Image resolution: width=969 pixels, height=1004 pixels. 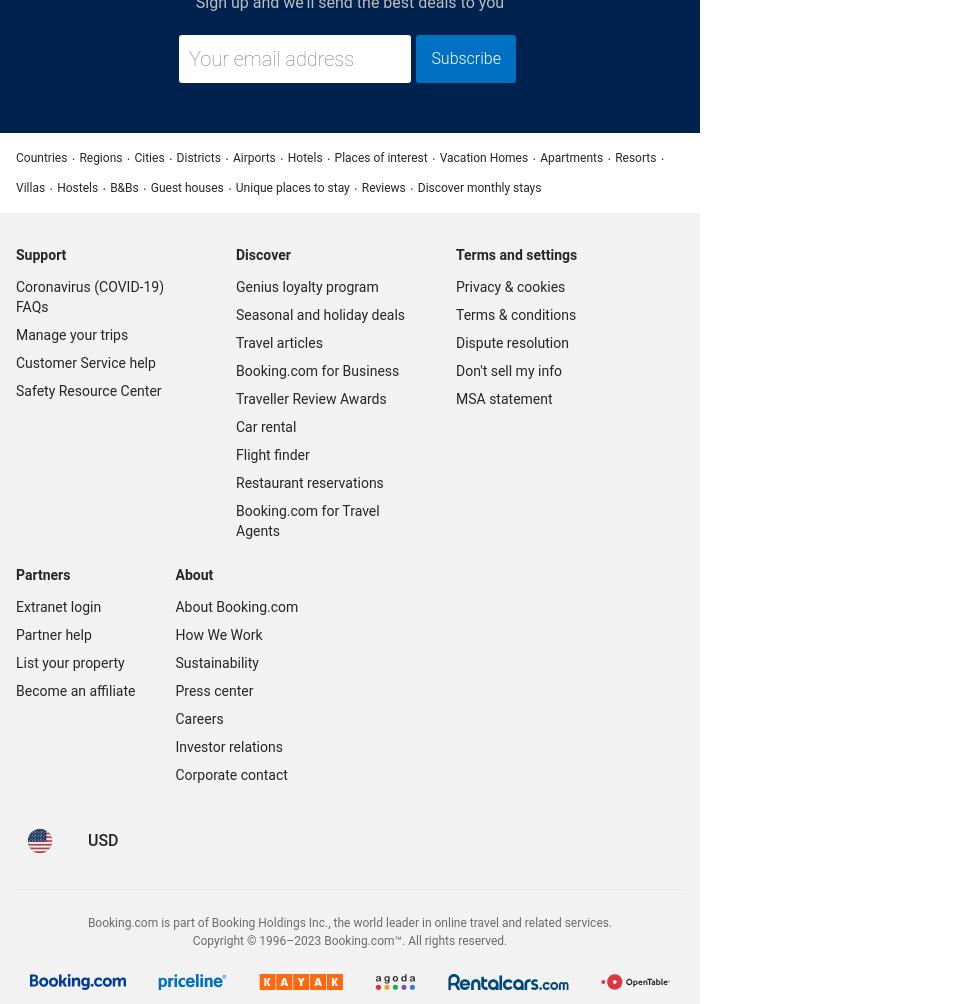 I want to click on 'Genius loyalty program', so click(x=306, y=286).